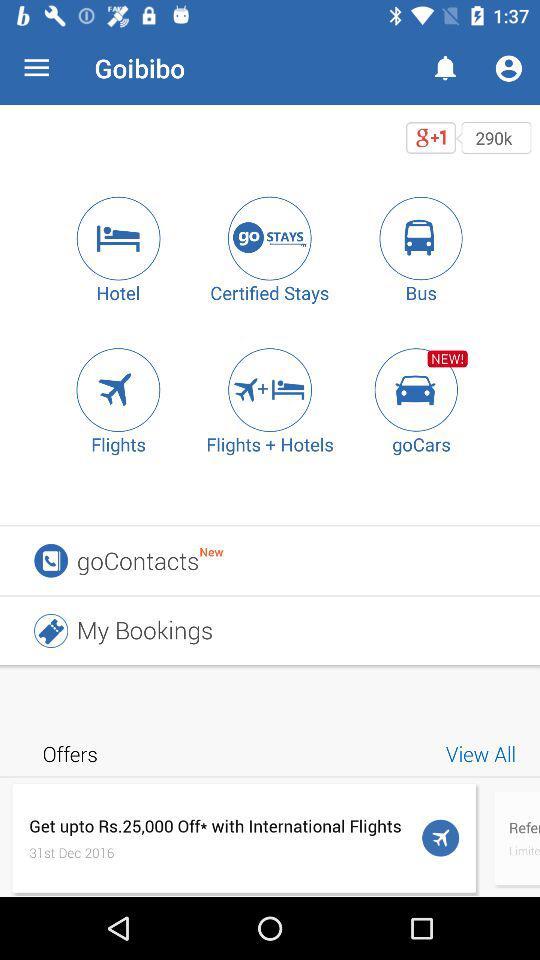  What do you see at coordinates (118, 238) in the screenshot?
I see `search for hotel` at bounding box center [118, 238].